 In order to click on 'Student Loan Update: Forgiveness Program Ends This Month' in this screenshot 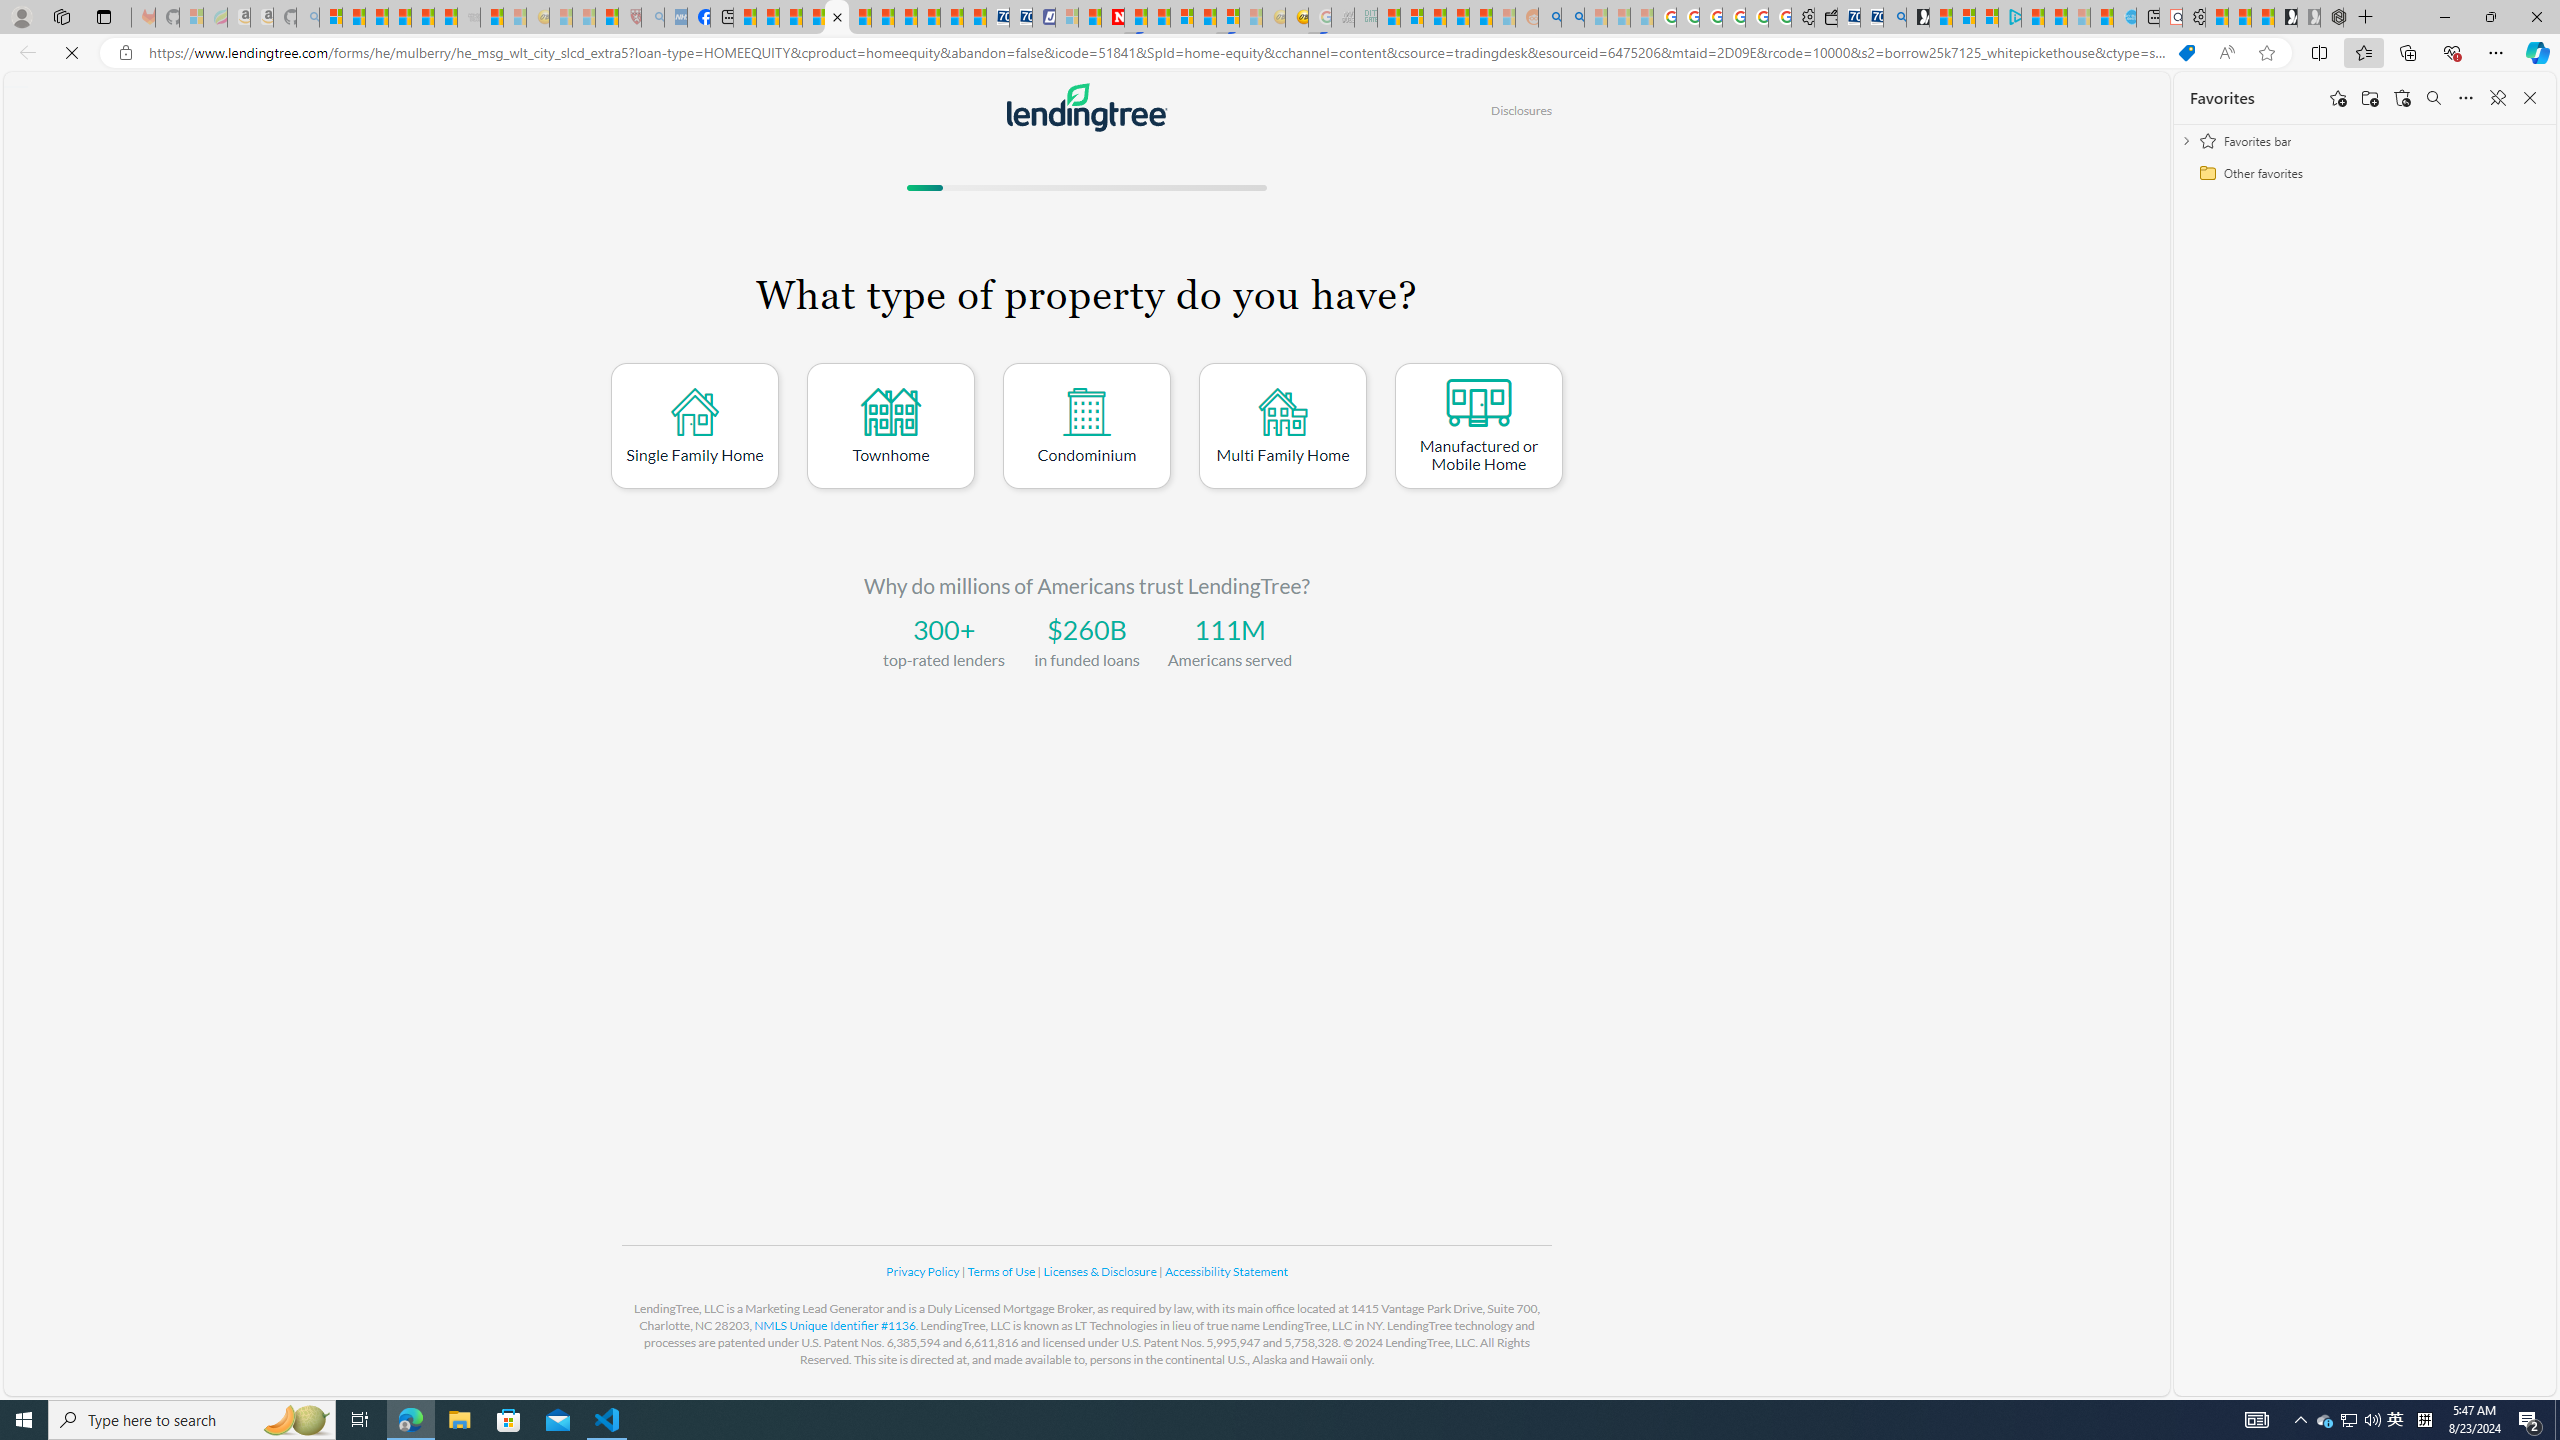, I will do `click(1479, 16)`.